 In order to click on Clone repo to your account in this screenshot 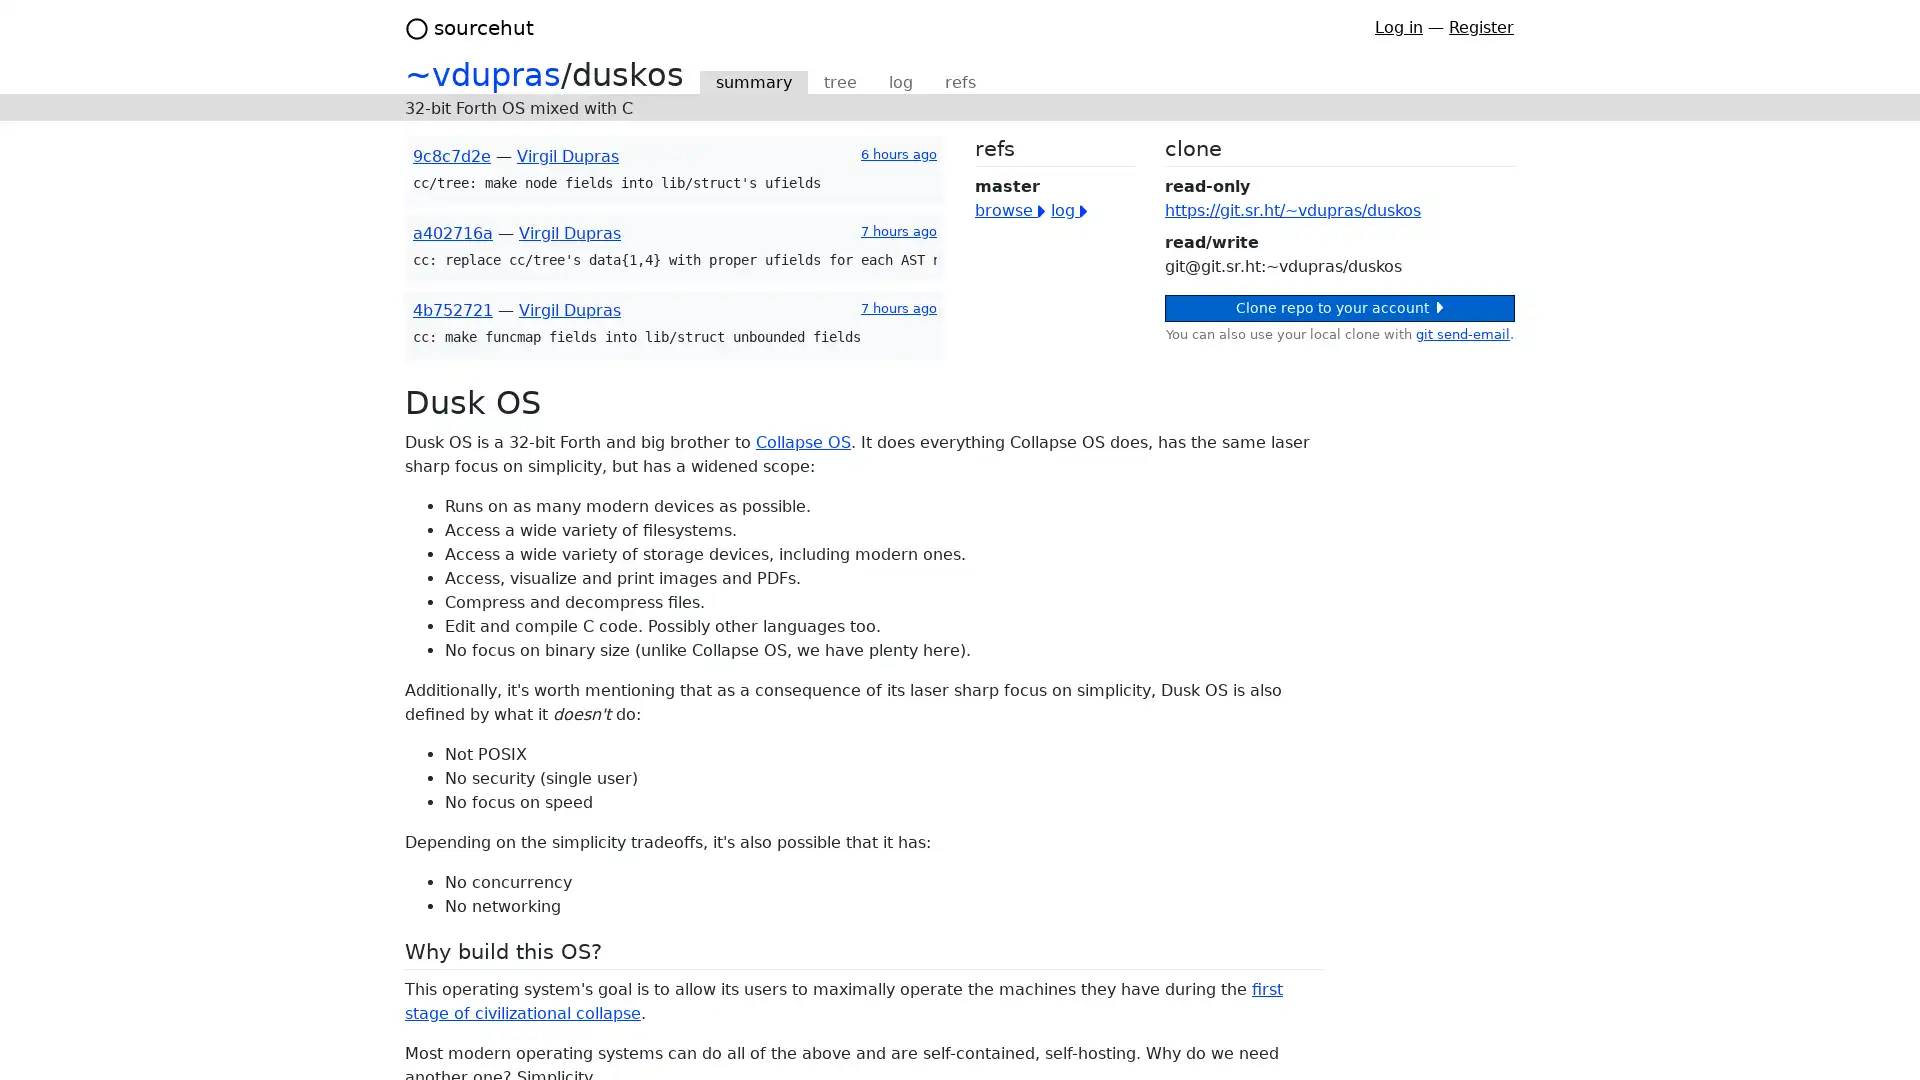, I will do `click(1339, 308)`.